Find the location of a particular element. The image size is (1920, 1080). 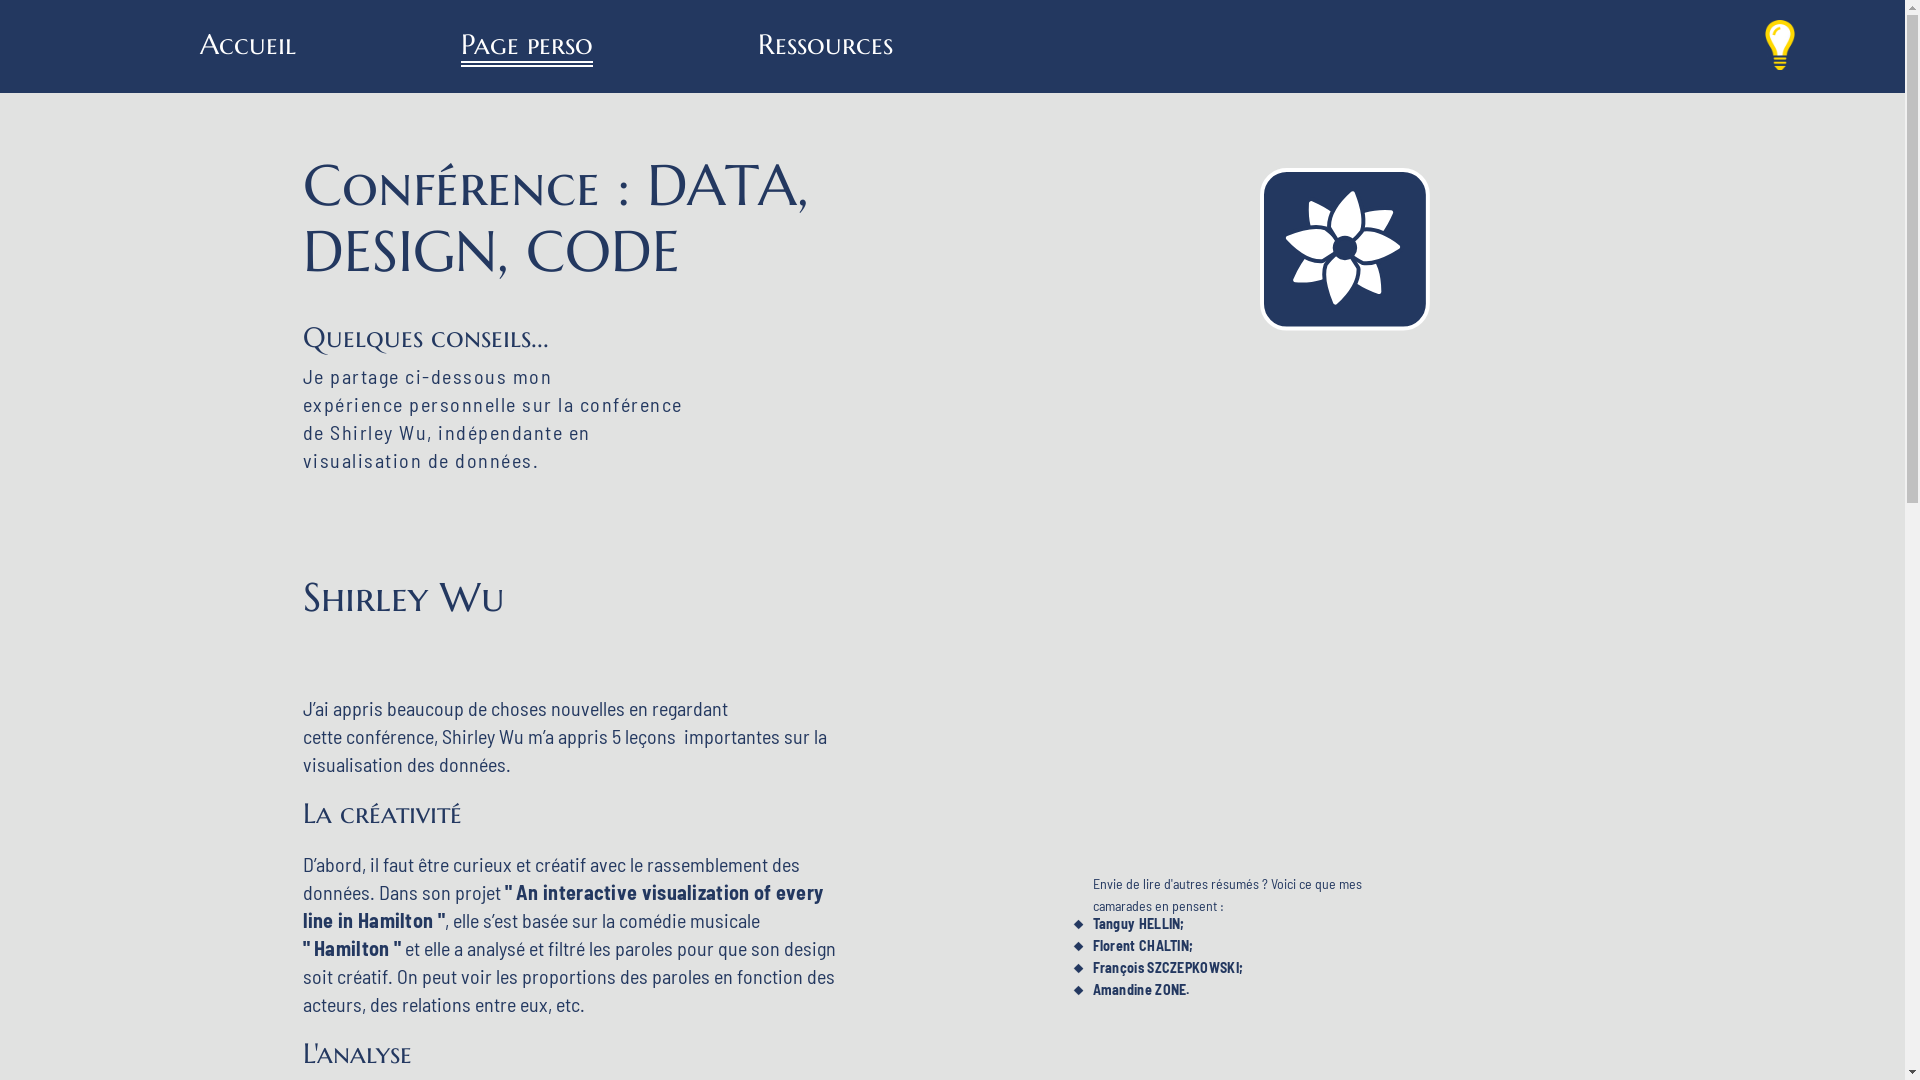

'Florent CHALTIN;' is located at coordinates (1142, 945).